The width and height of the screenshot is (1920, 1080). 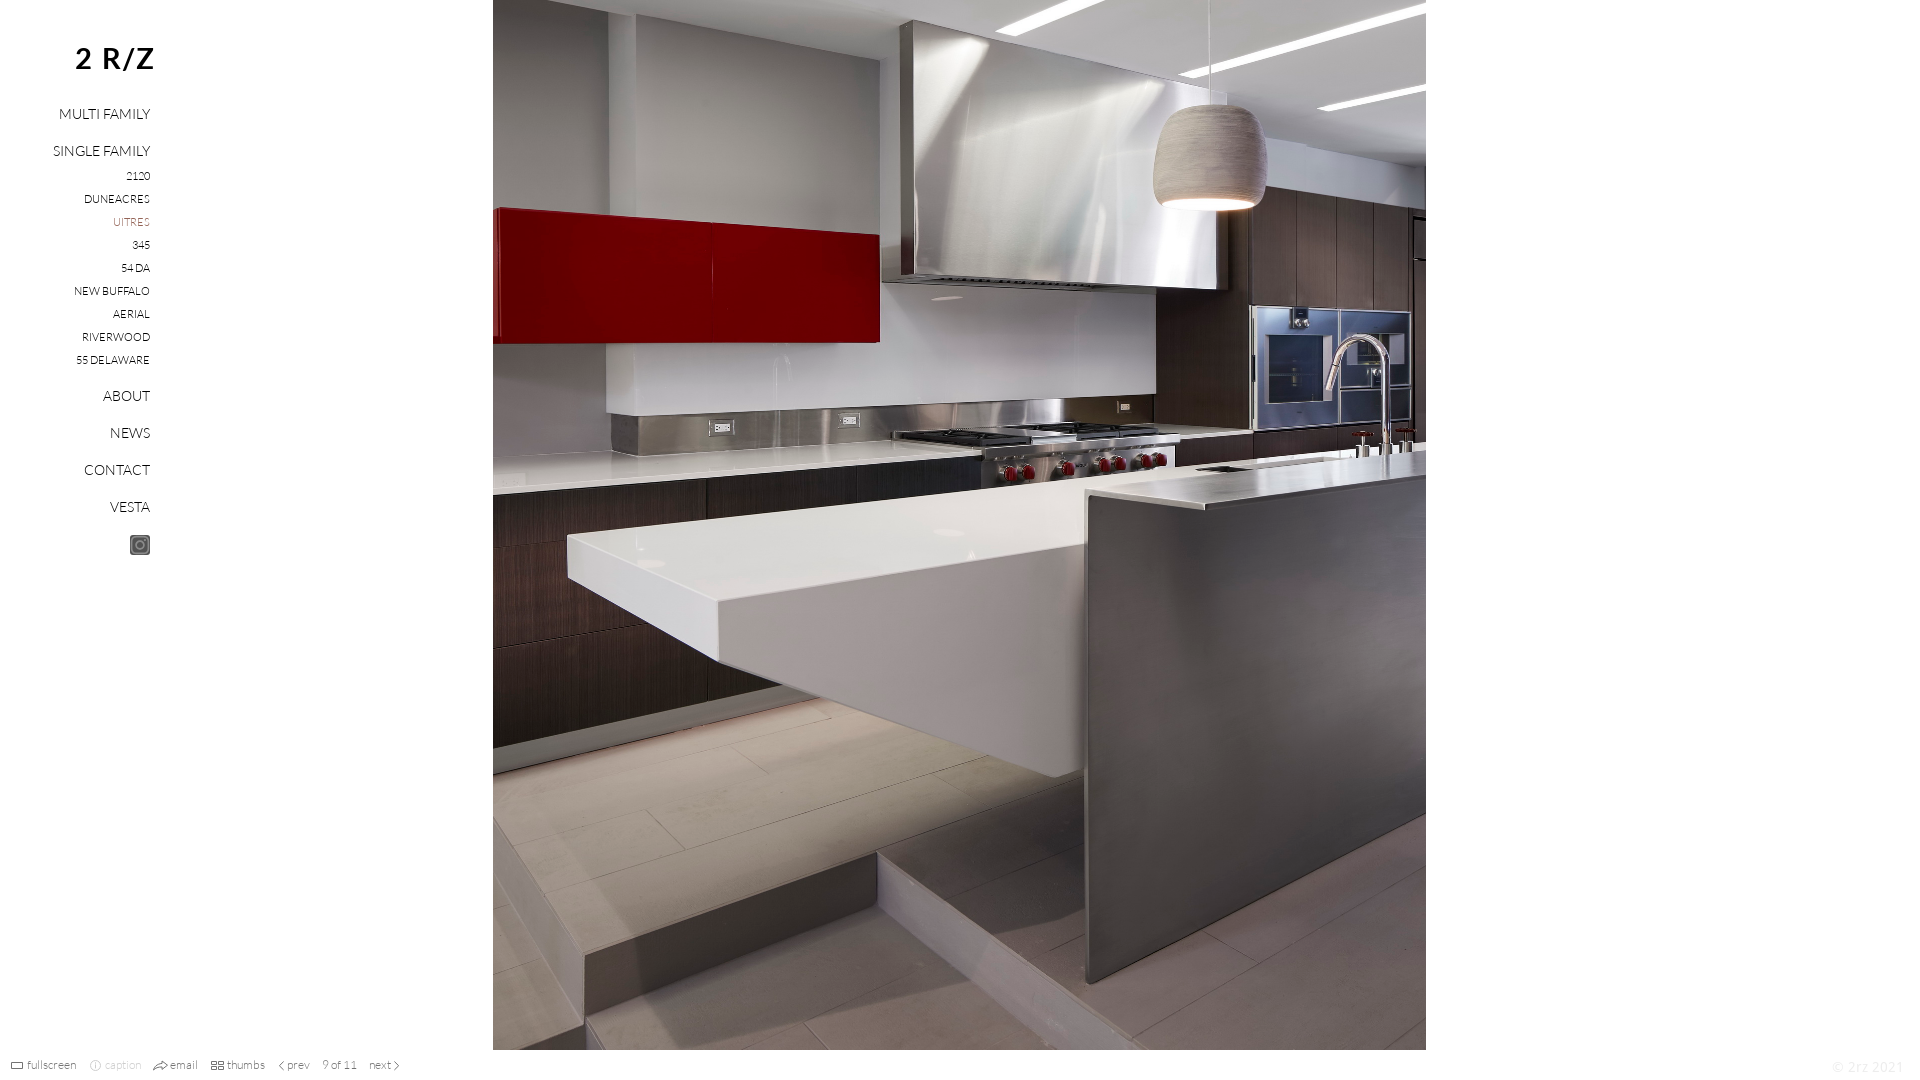 I want to click on 'NEW BUFFALO', so click(x=73, y=290).